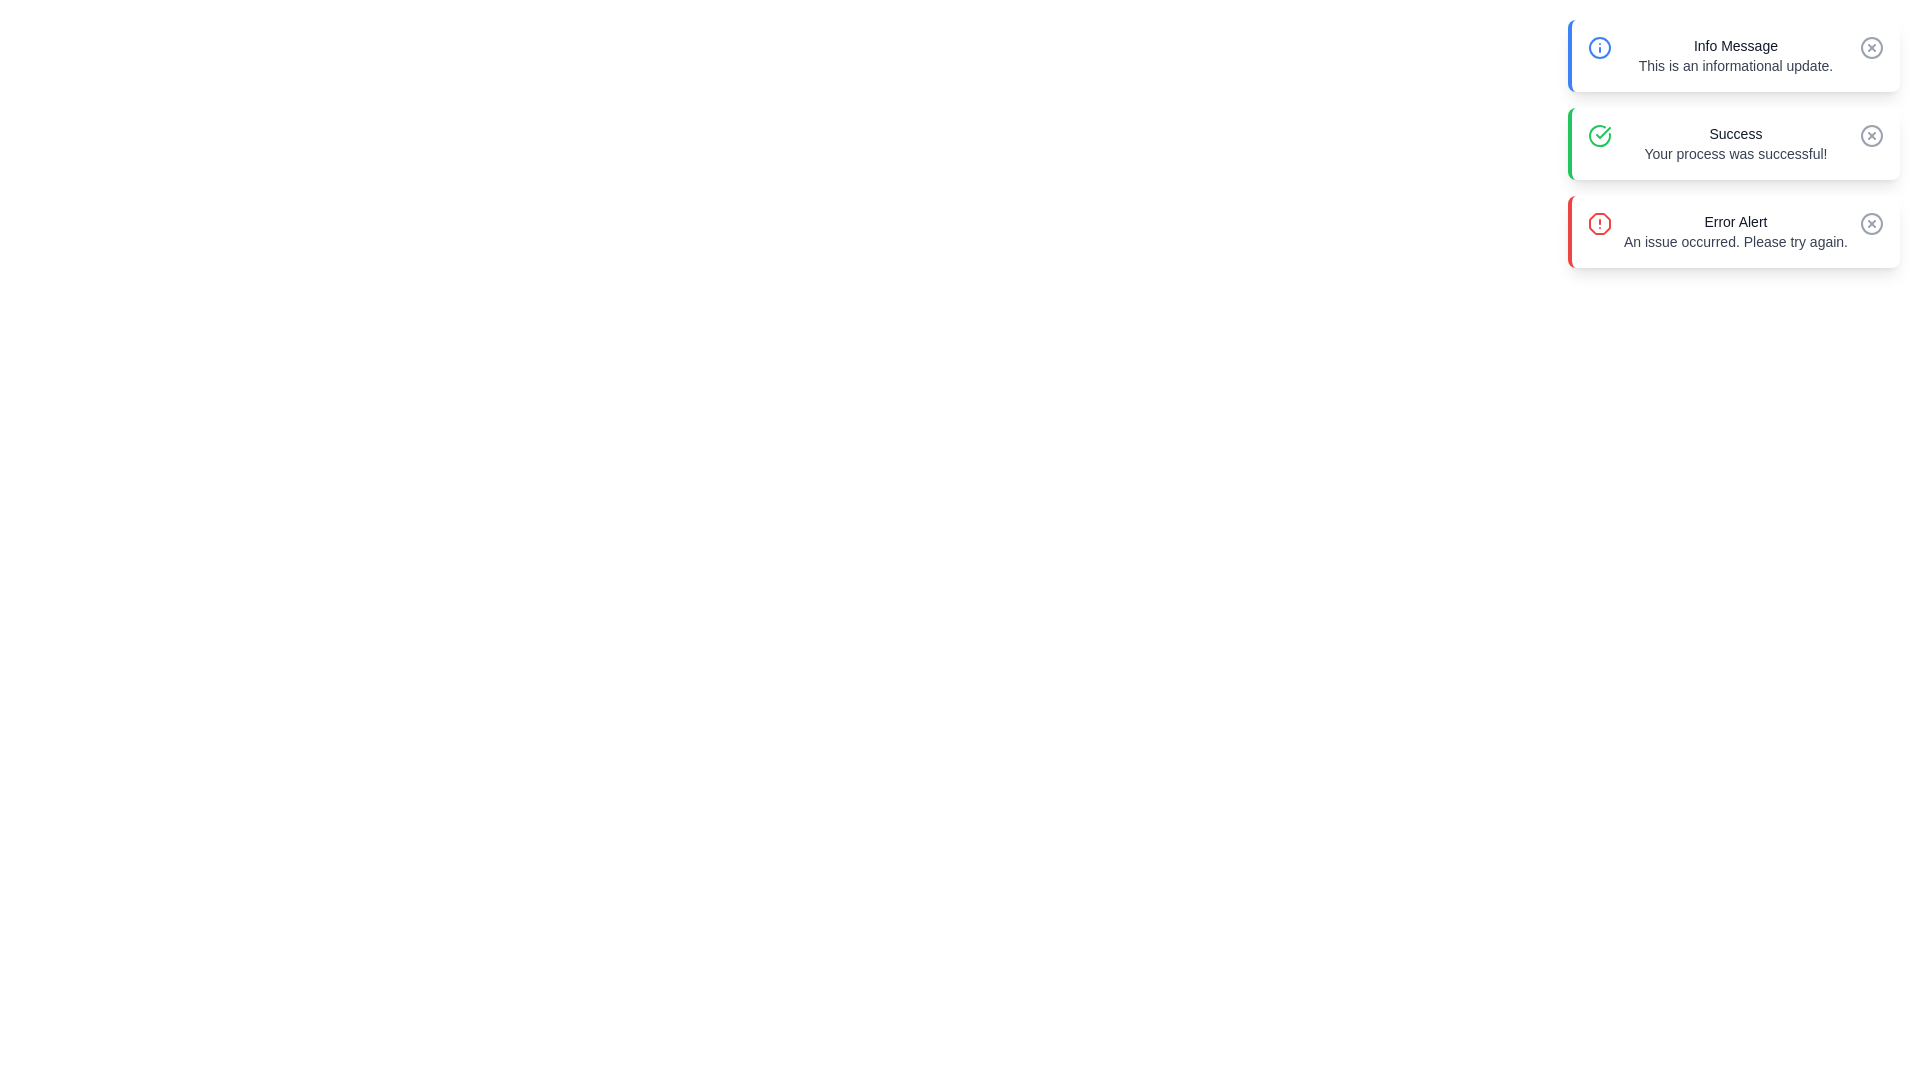  I want to click on the outermost circular boundary of the close icon group in the 'Error Alert' message, which serves as a decorative element, so click(1871, 135).